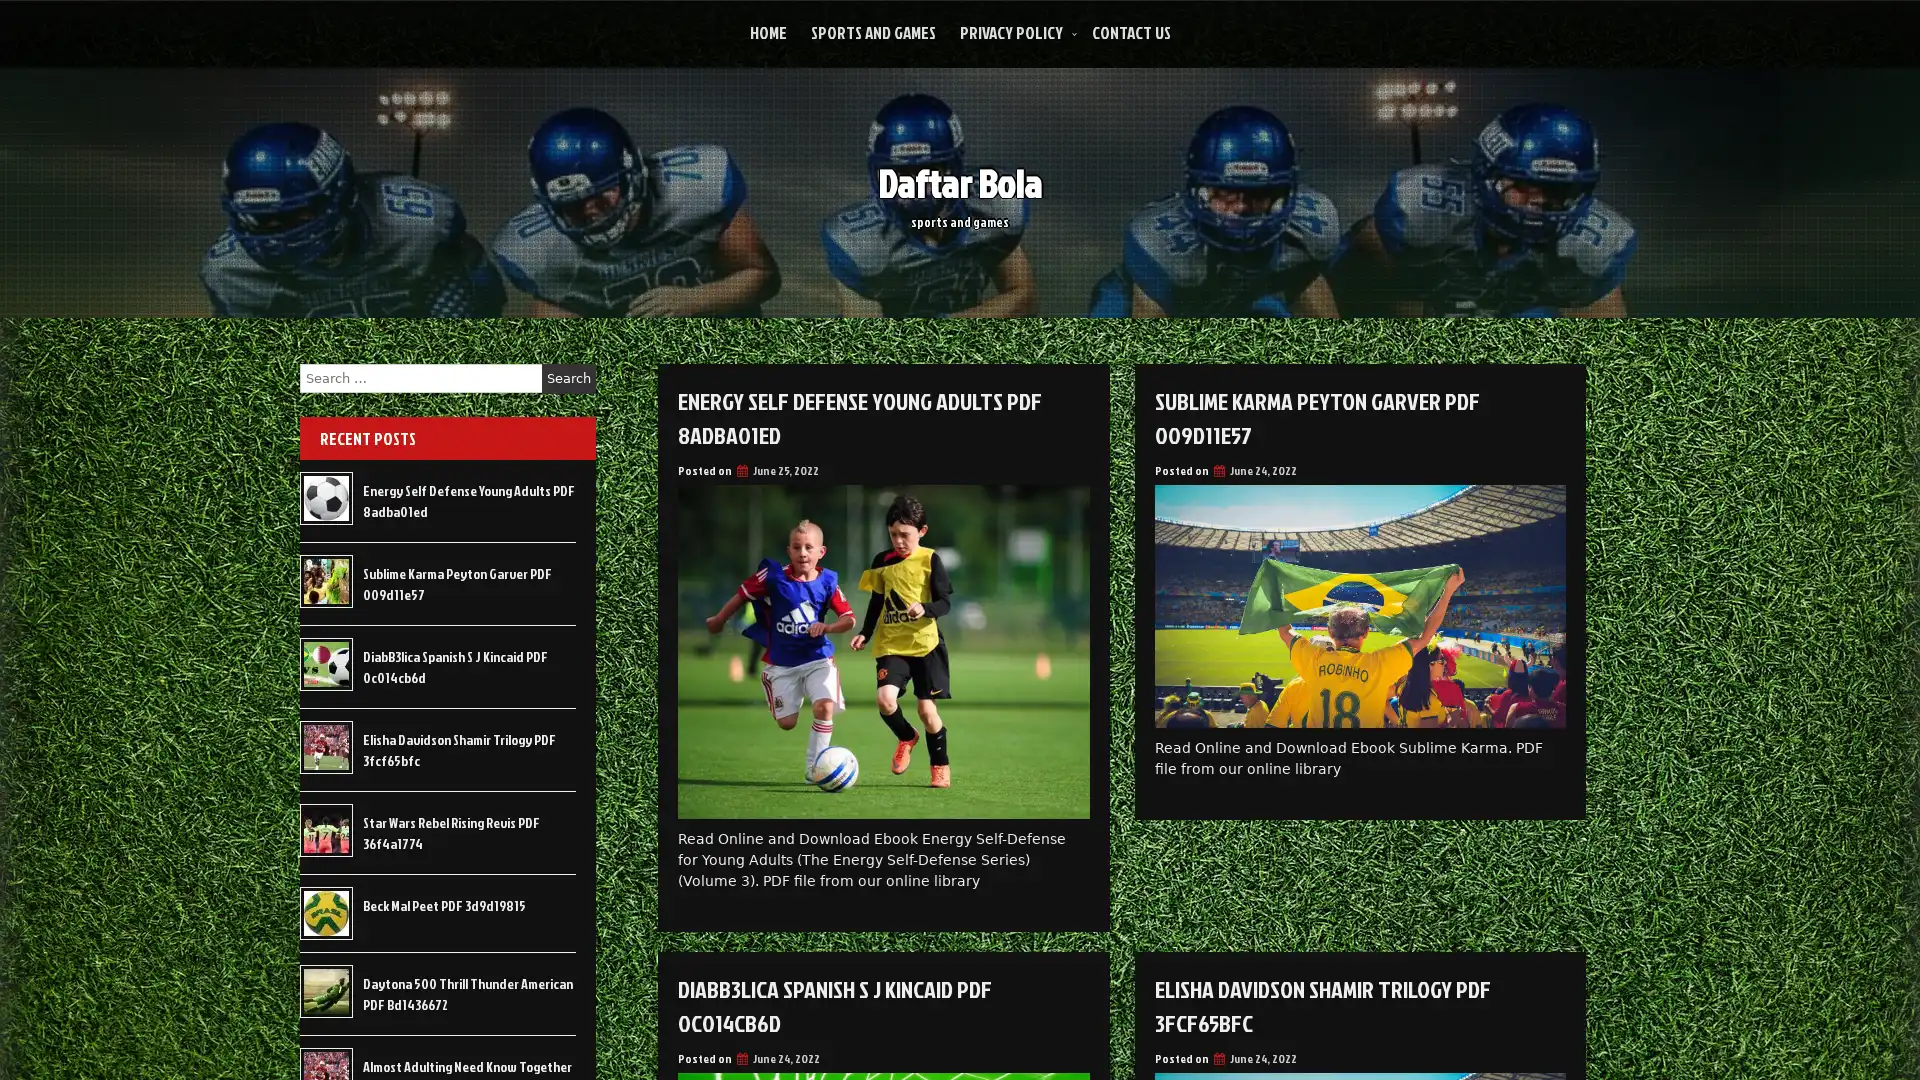 This screenshot has width=1920, height=1080. I want to click on Search, so click(568, 378).